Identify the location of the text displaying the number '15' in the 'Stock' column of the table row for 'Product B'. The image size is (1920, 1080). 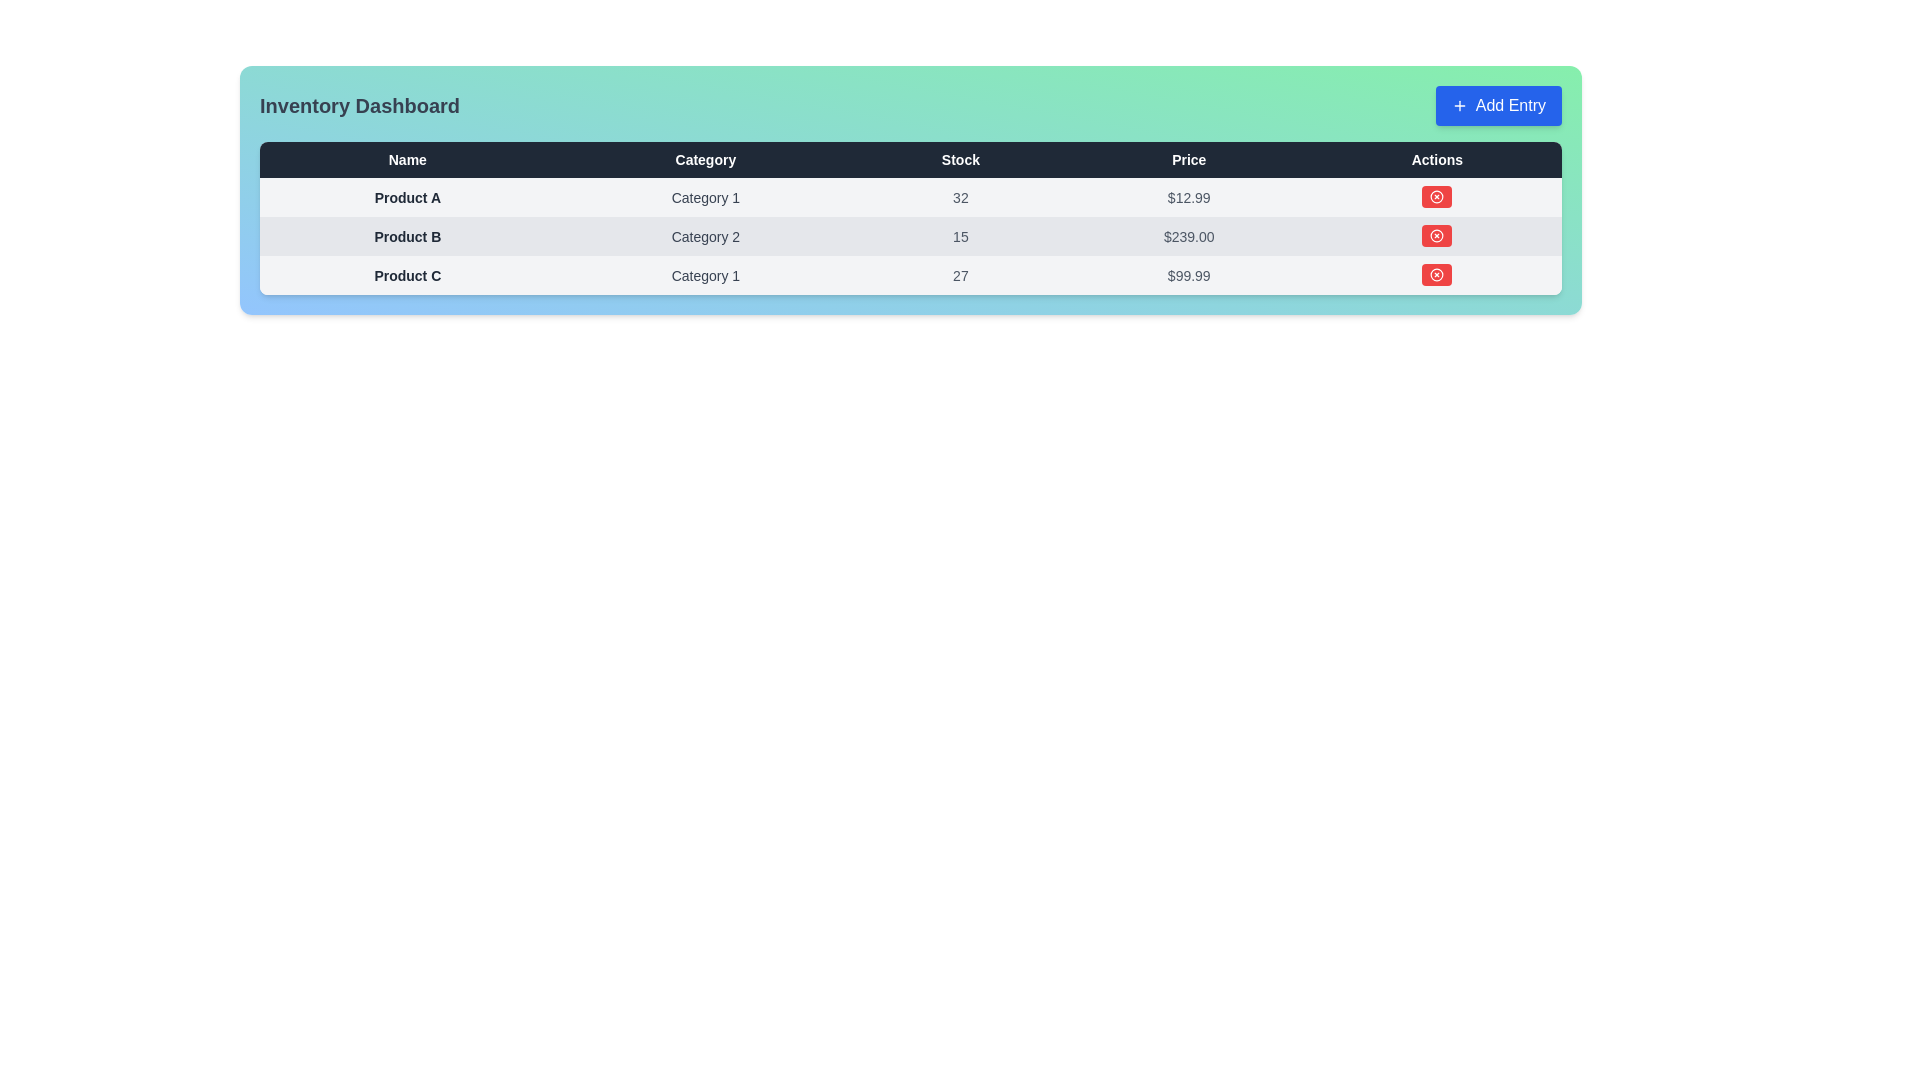
(960, 235).